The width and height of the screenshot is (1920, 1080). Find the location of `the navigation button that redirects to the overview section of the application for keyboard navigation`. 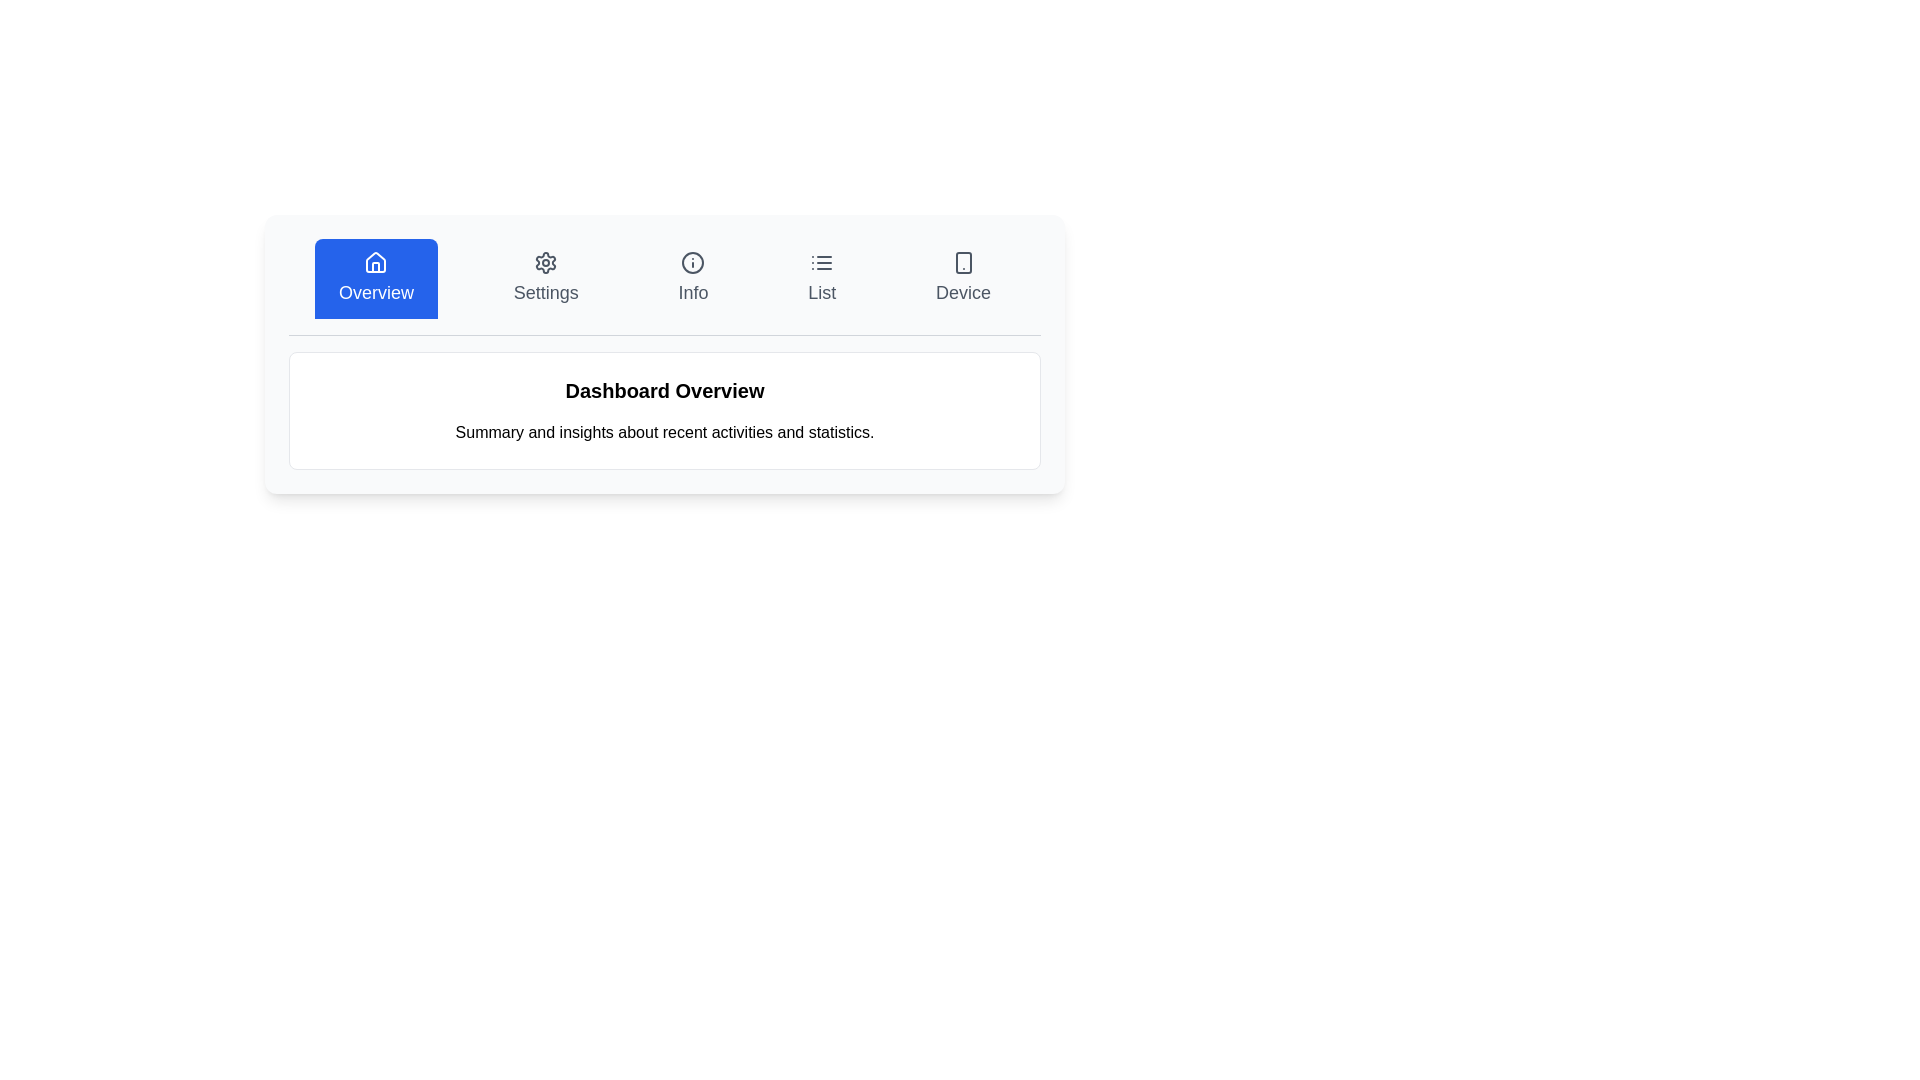

the navigation button that redirects to the overview section of the application for keyboard navigation is located at coordinates (376, 278).